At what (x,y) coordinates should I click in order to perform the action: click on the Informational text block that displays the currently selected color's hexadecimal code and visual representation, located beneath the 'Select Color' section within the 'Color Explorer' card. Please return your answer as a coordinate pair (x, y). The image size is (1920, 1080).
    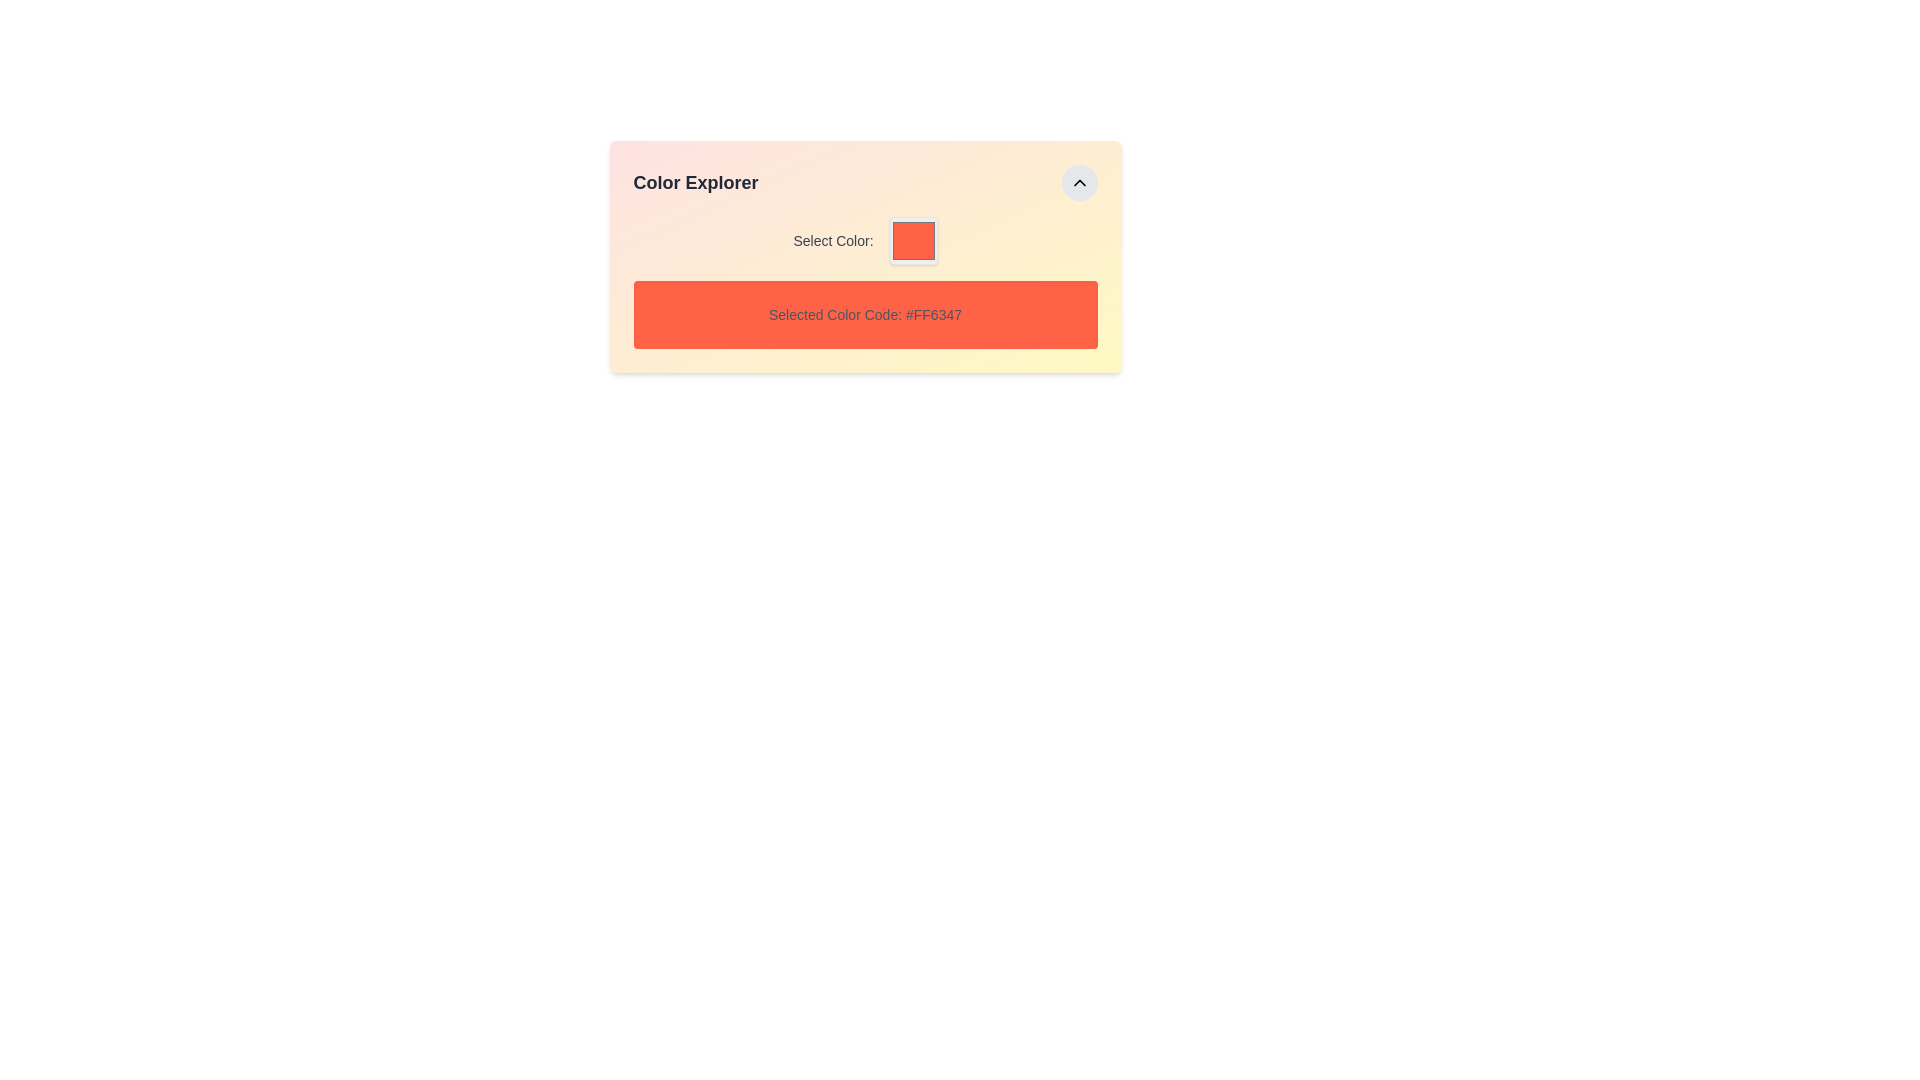
    Looking at the image, I should click on (865, 282).